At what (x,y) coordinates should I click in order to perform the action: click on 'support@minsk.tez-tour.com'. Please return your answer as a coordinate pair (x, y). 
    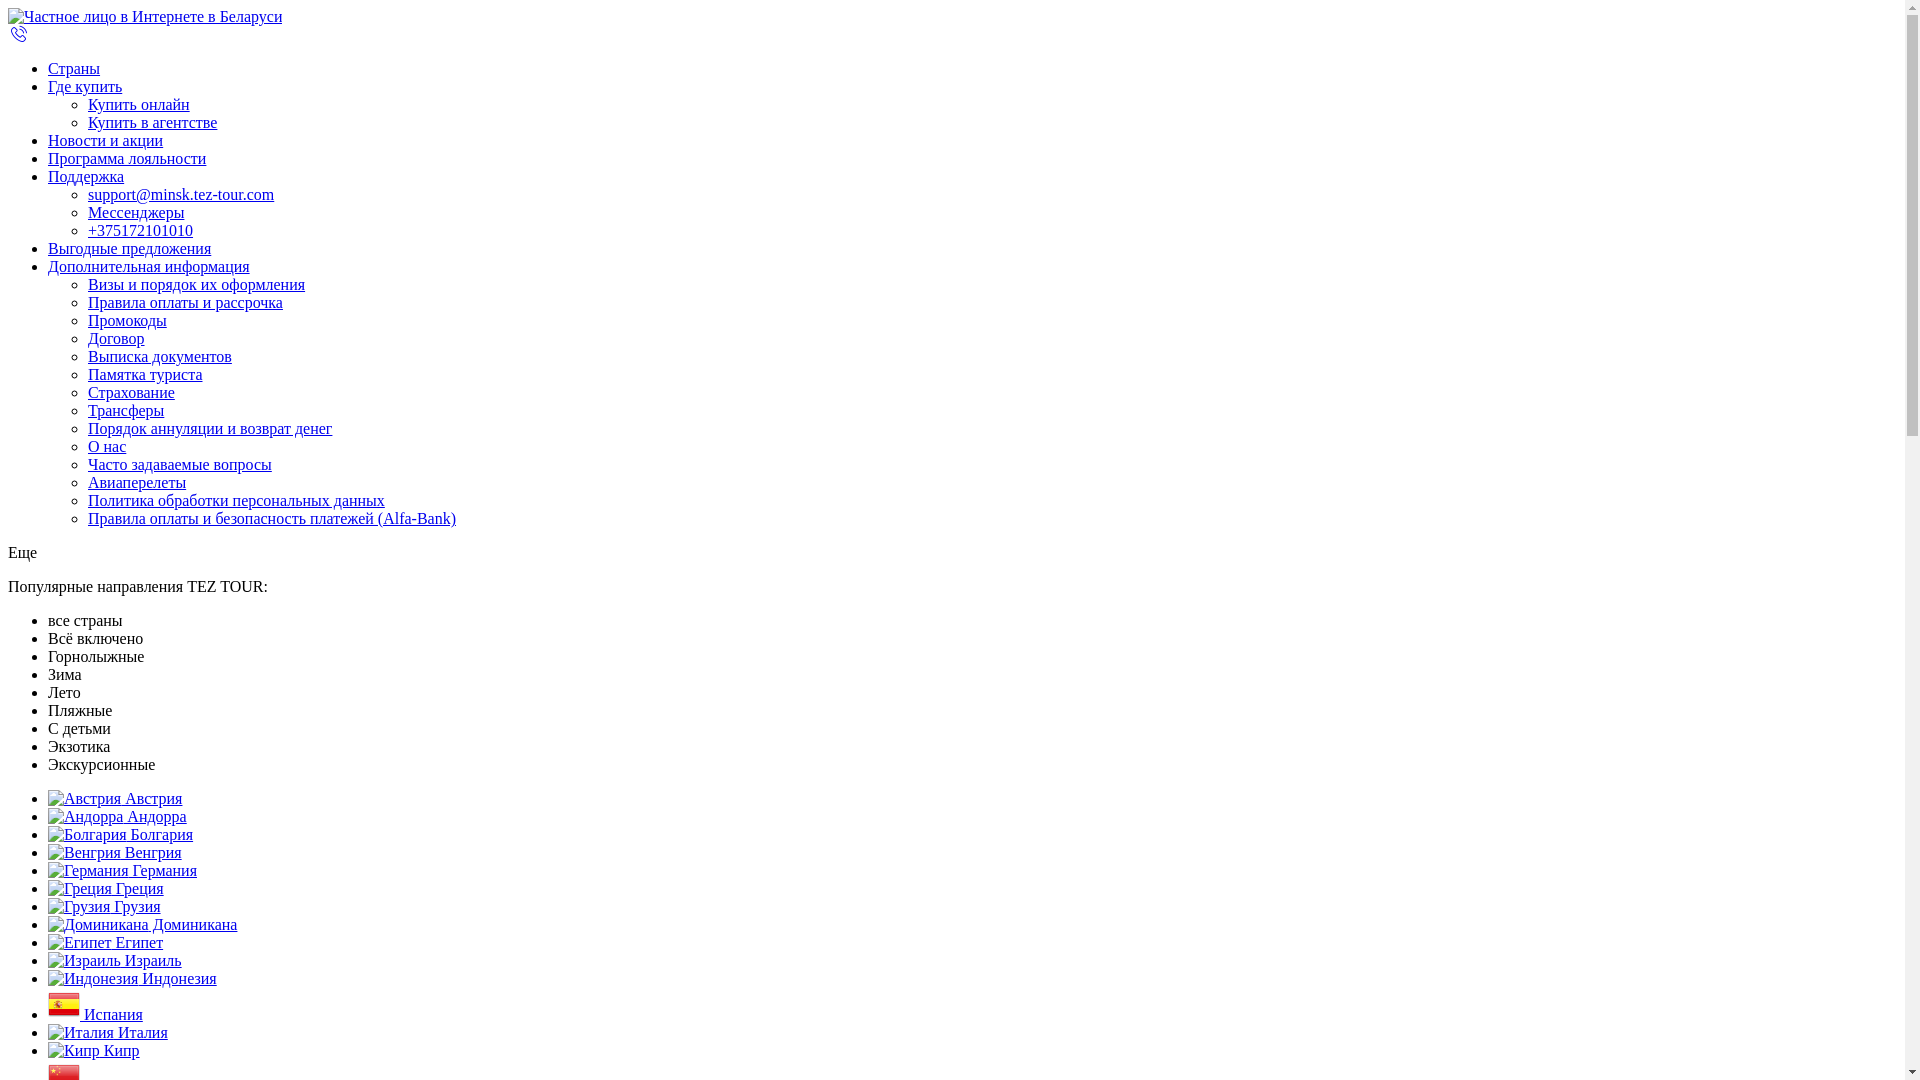
    Looking at the image, I should click on (181, 194).